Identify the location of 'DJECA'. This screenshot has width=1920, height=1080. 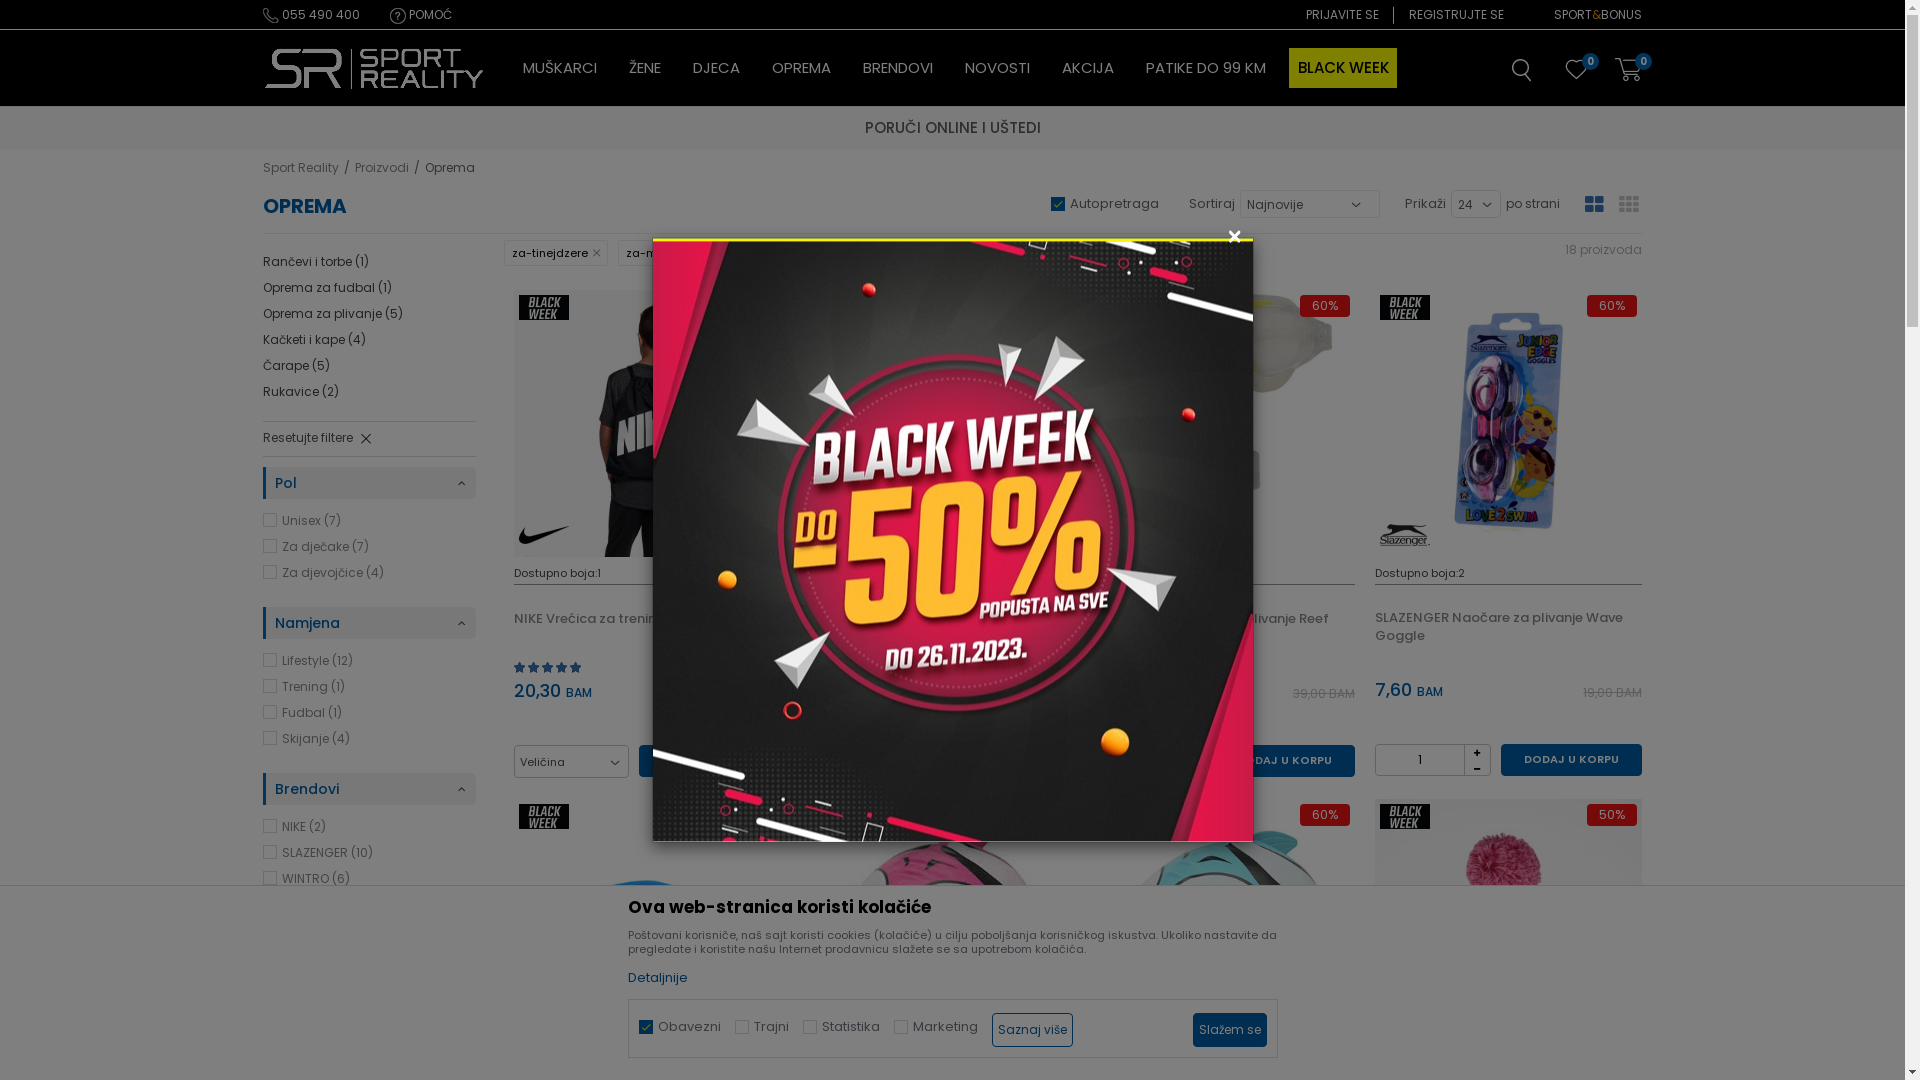
(715, 67).